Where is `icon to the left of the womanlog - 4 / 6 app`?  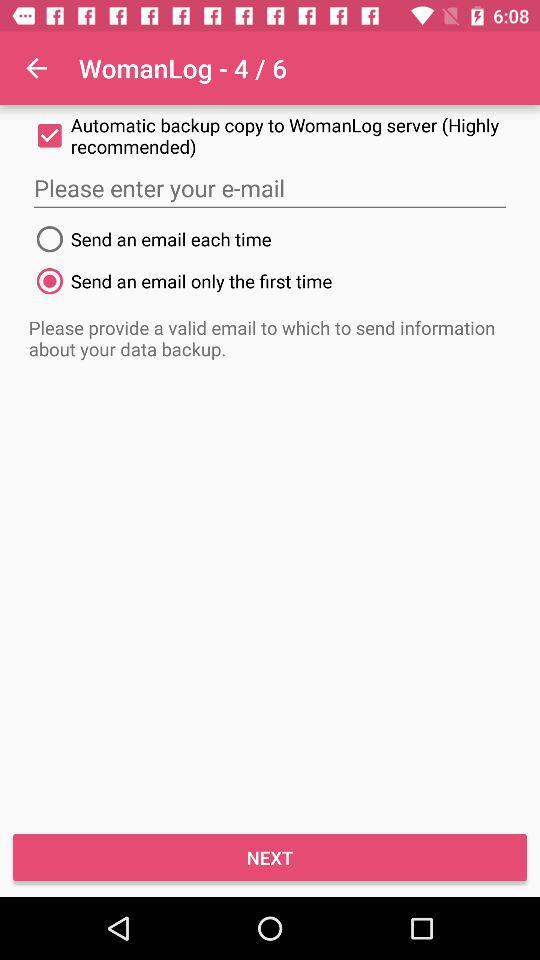
icon to the left of the womanlog - 4 / 6 app is located at coordinates (36, 68).